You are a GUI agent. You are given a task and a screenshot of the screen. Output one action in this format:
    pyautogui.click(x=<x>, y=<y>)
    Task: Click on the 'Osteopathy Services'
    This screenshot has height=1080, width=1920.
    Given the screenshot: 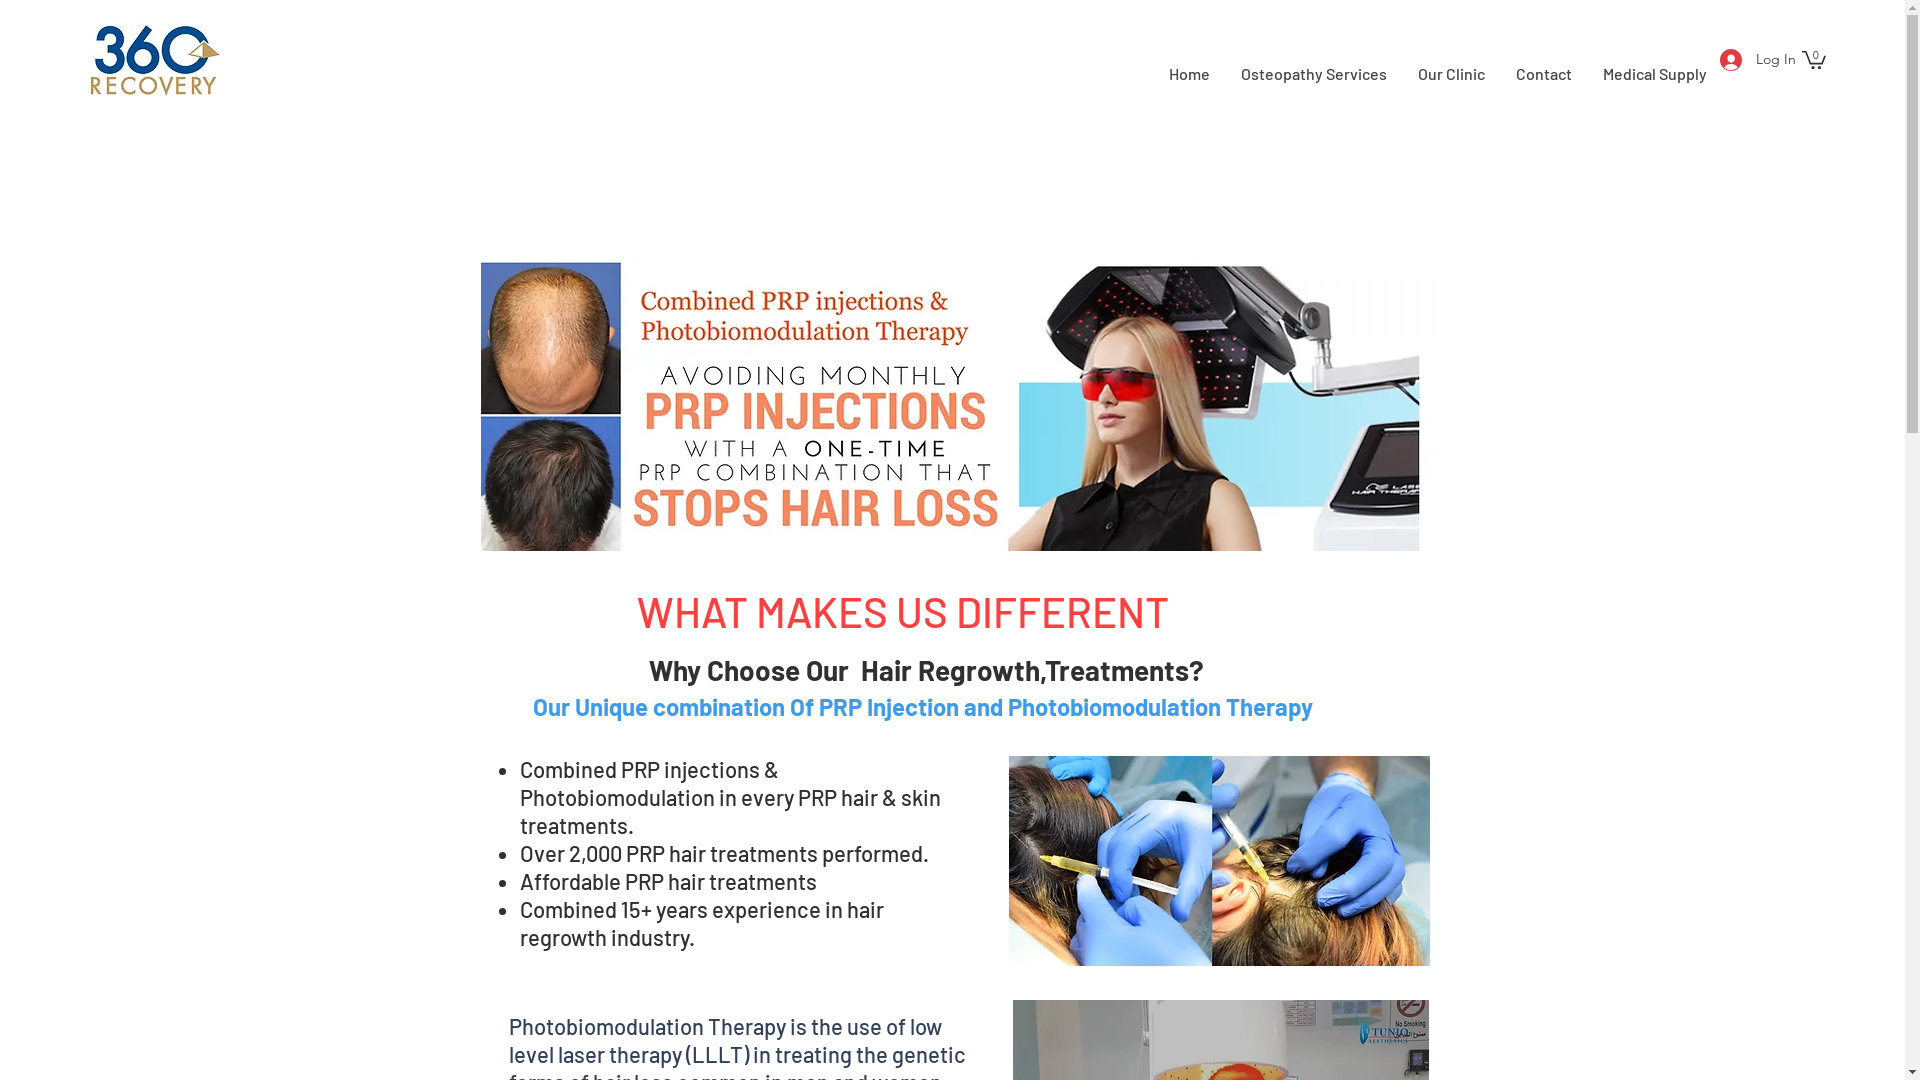 What is the action you would take?
    pyautogui.click(x=1313, y=72)
    